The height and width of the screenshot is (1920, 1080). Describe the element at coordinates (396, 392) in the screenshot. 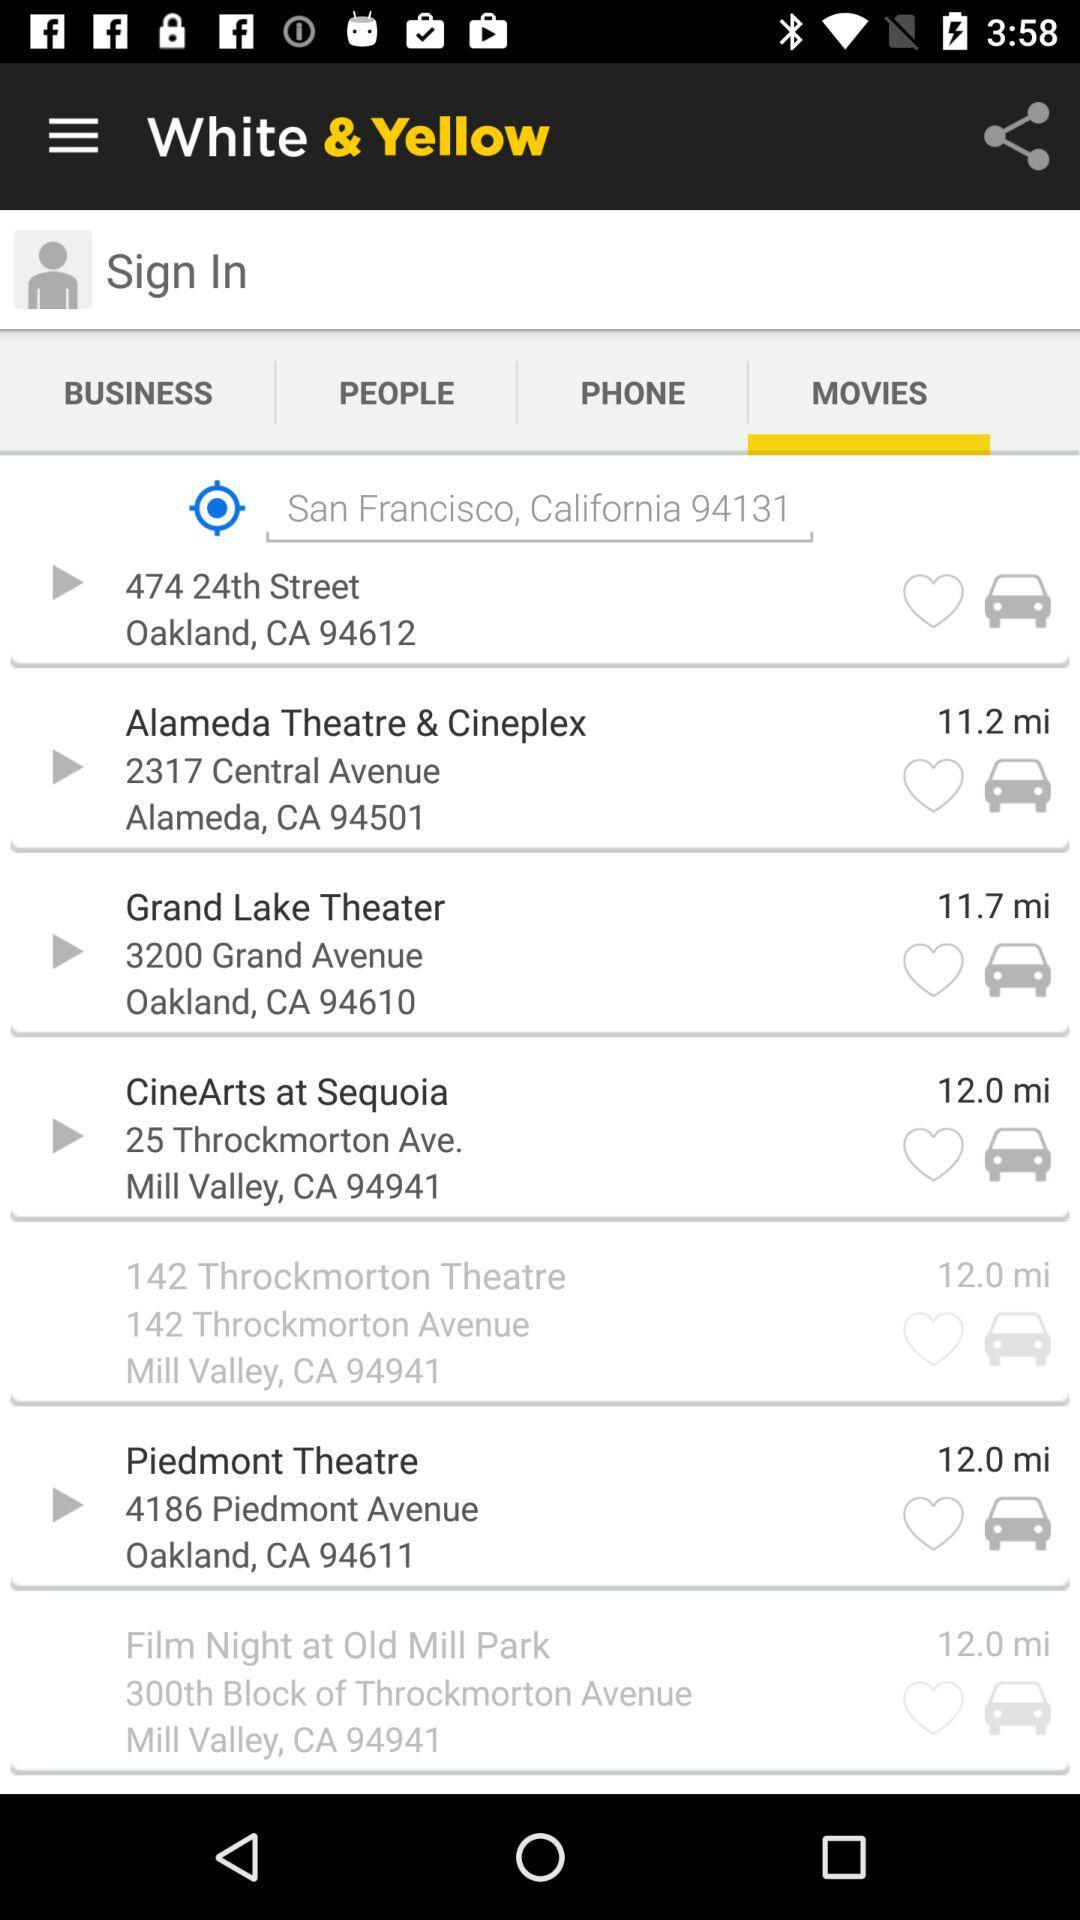

I see `the icon next to business item` at that location.